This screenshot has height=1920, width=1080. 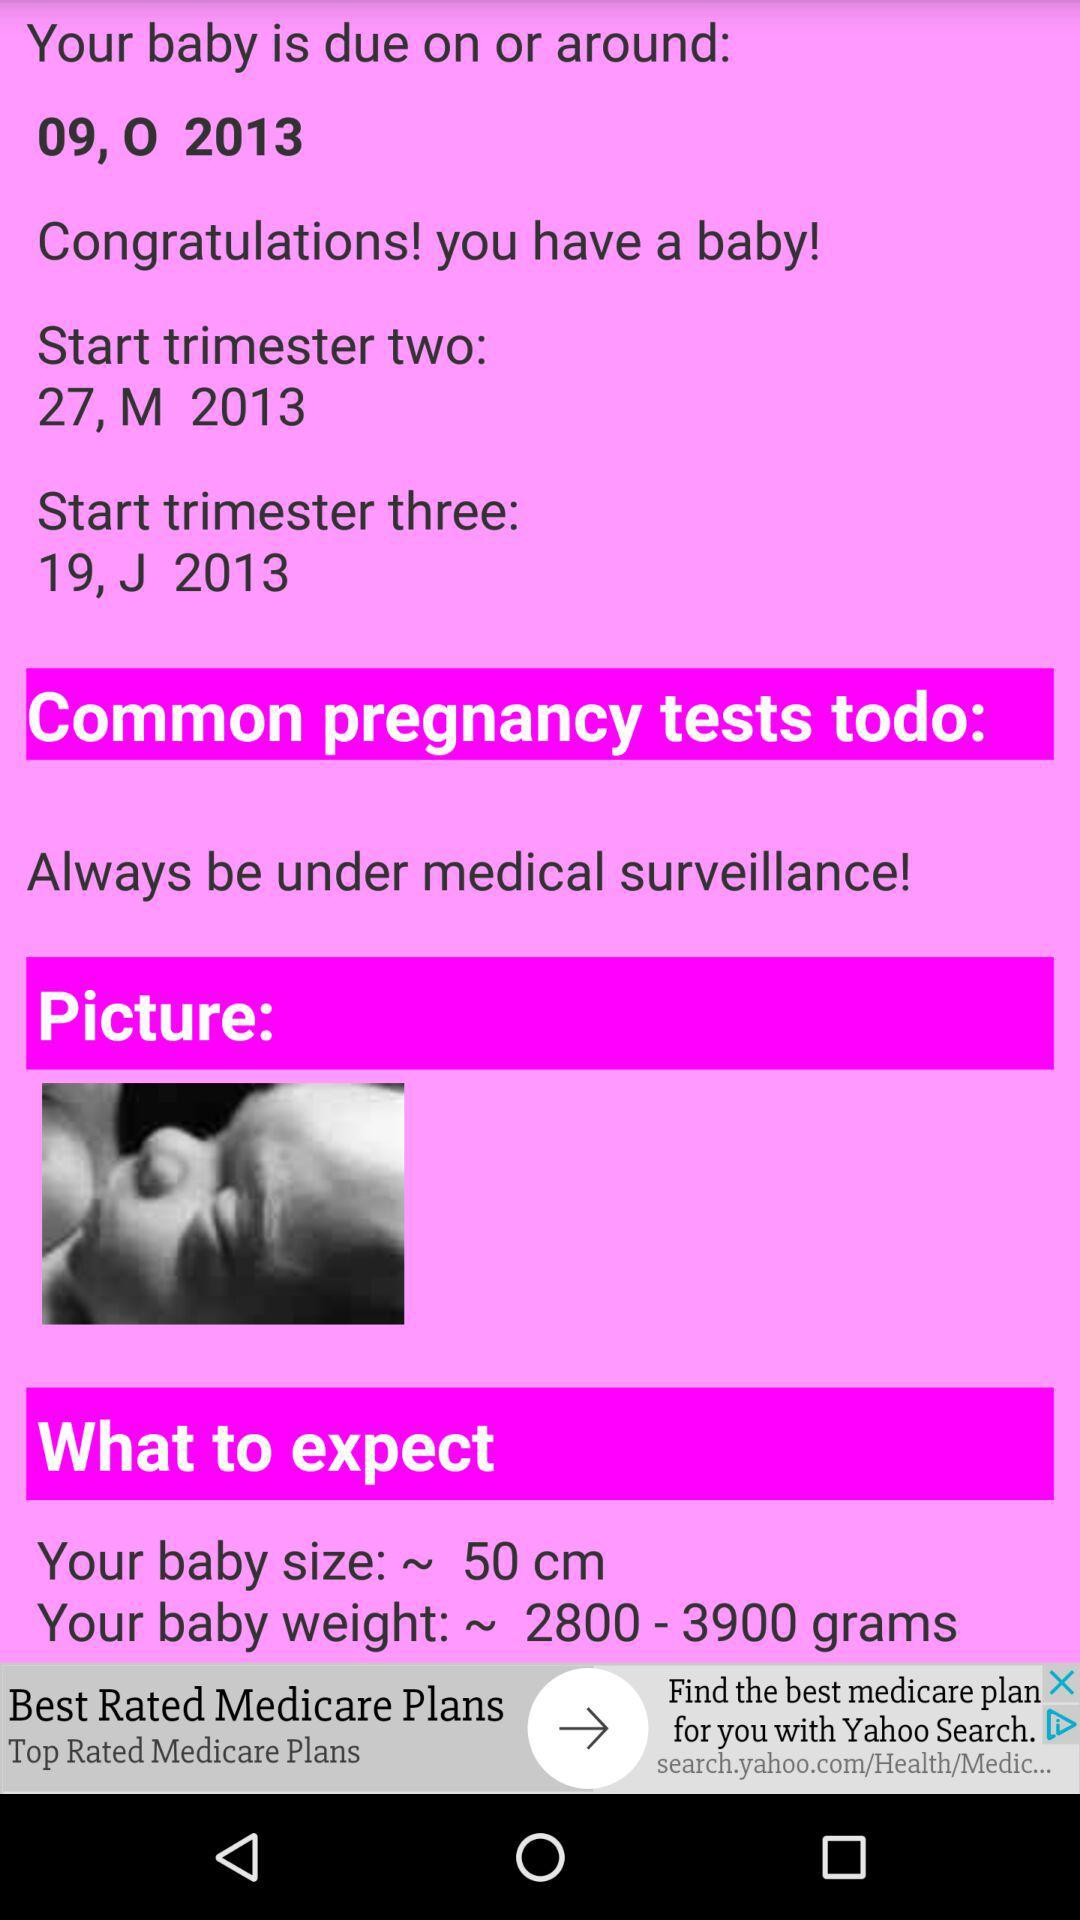 What do you see at coordinates (223, 1203) in the screenshot?
I see `the photo which is above what to expect on the page` at bounding box center [223, 1203].